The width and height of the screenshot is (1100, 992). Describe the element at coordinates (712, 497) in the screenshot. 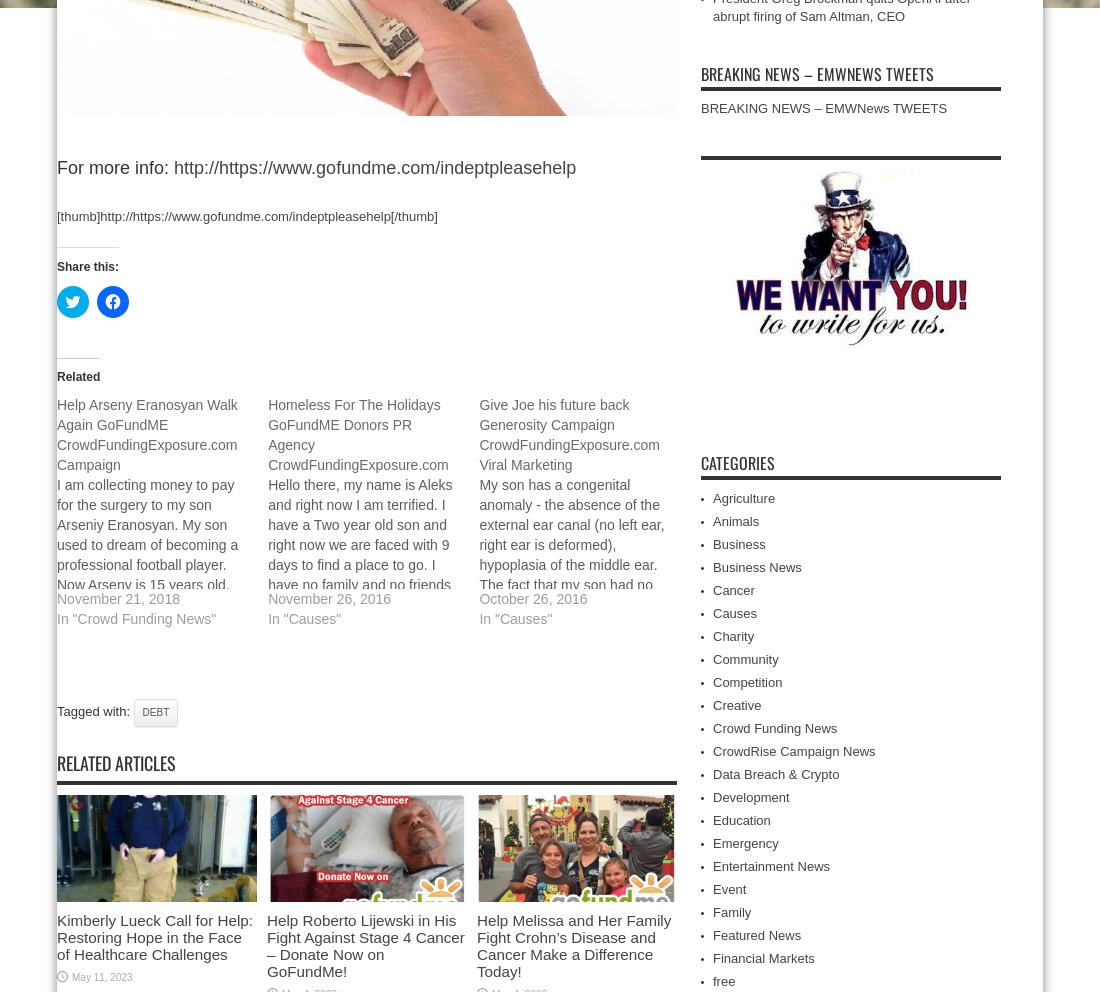

I see `'Agriculture'` at that location.